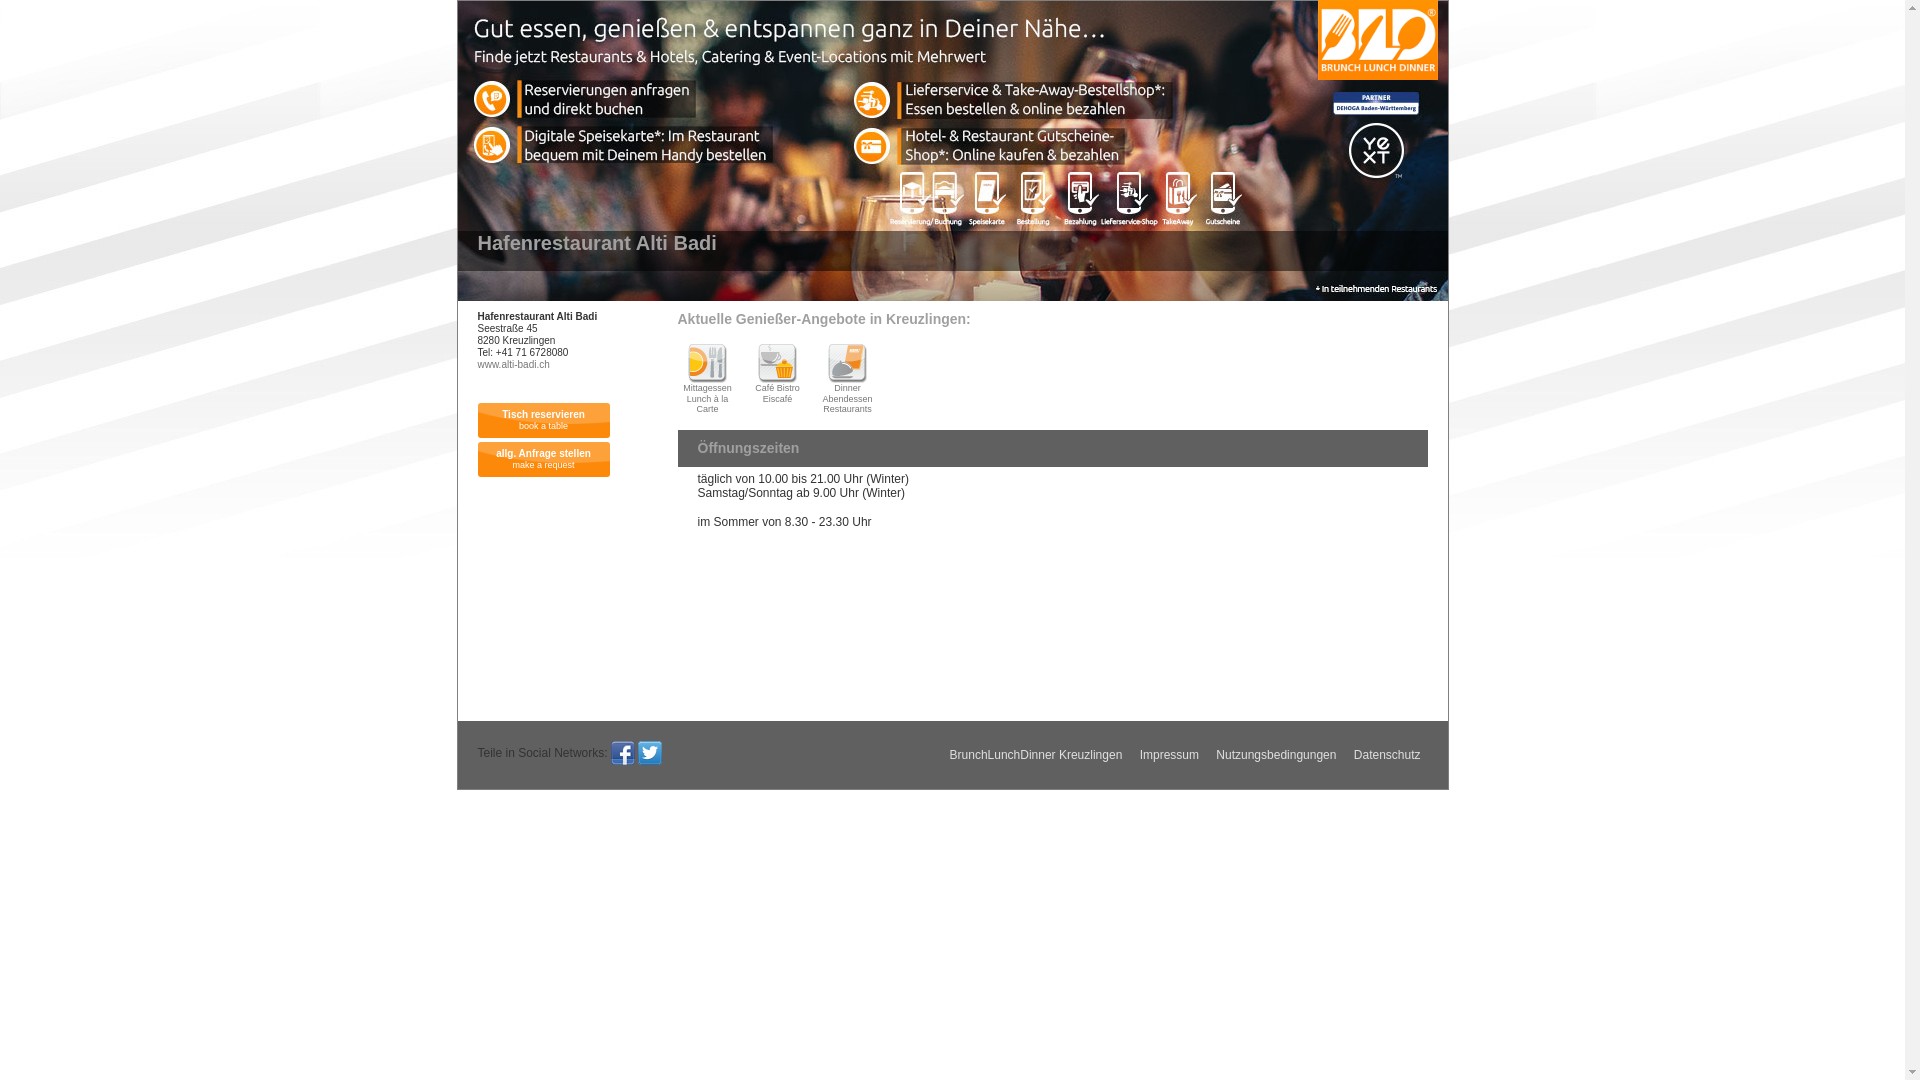  I want to click on 'Impressum', so click(1169, 755).